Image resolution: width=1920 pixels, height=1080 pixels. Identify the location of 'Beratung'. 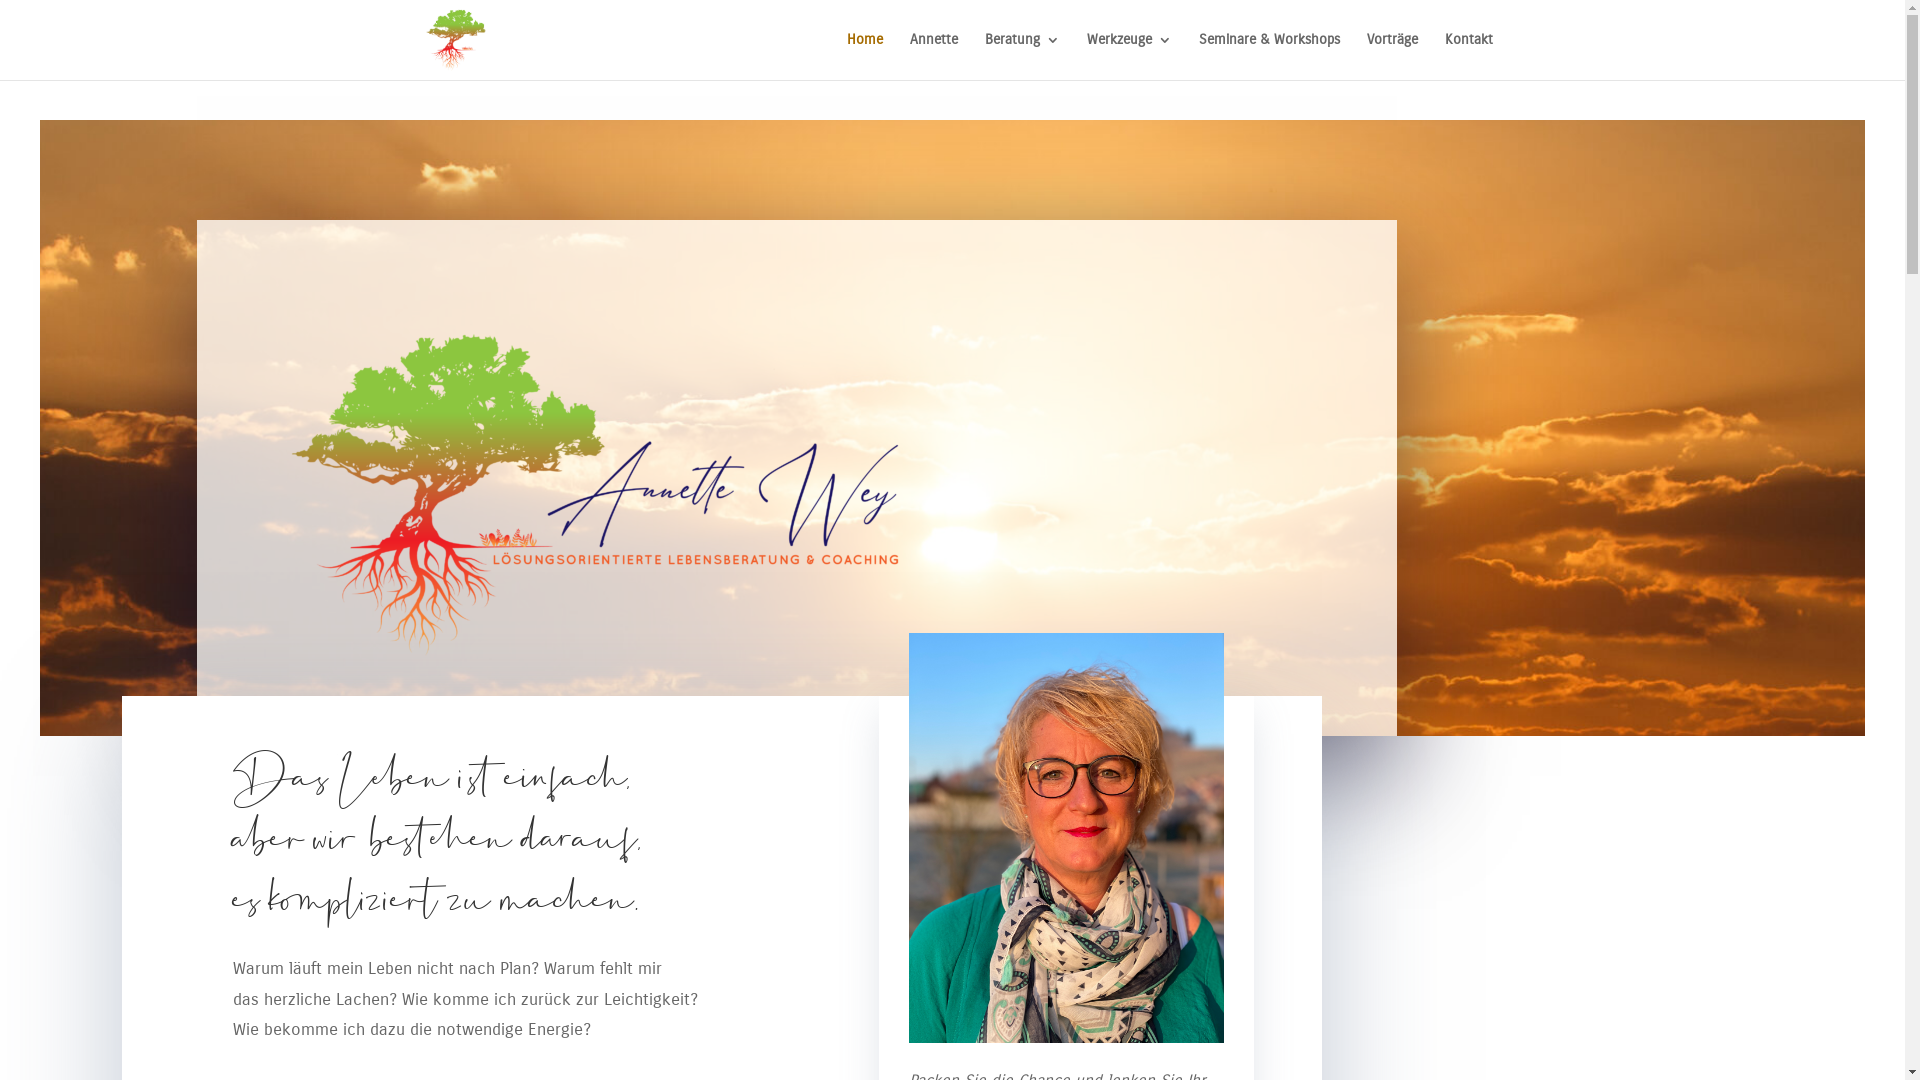
(1021, 55).